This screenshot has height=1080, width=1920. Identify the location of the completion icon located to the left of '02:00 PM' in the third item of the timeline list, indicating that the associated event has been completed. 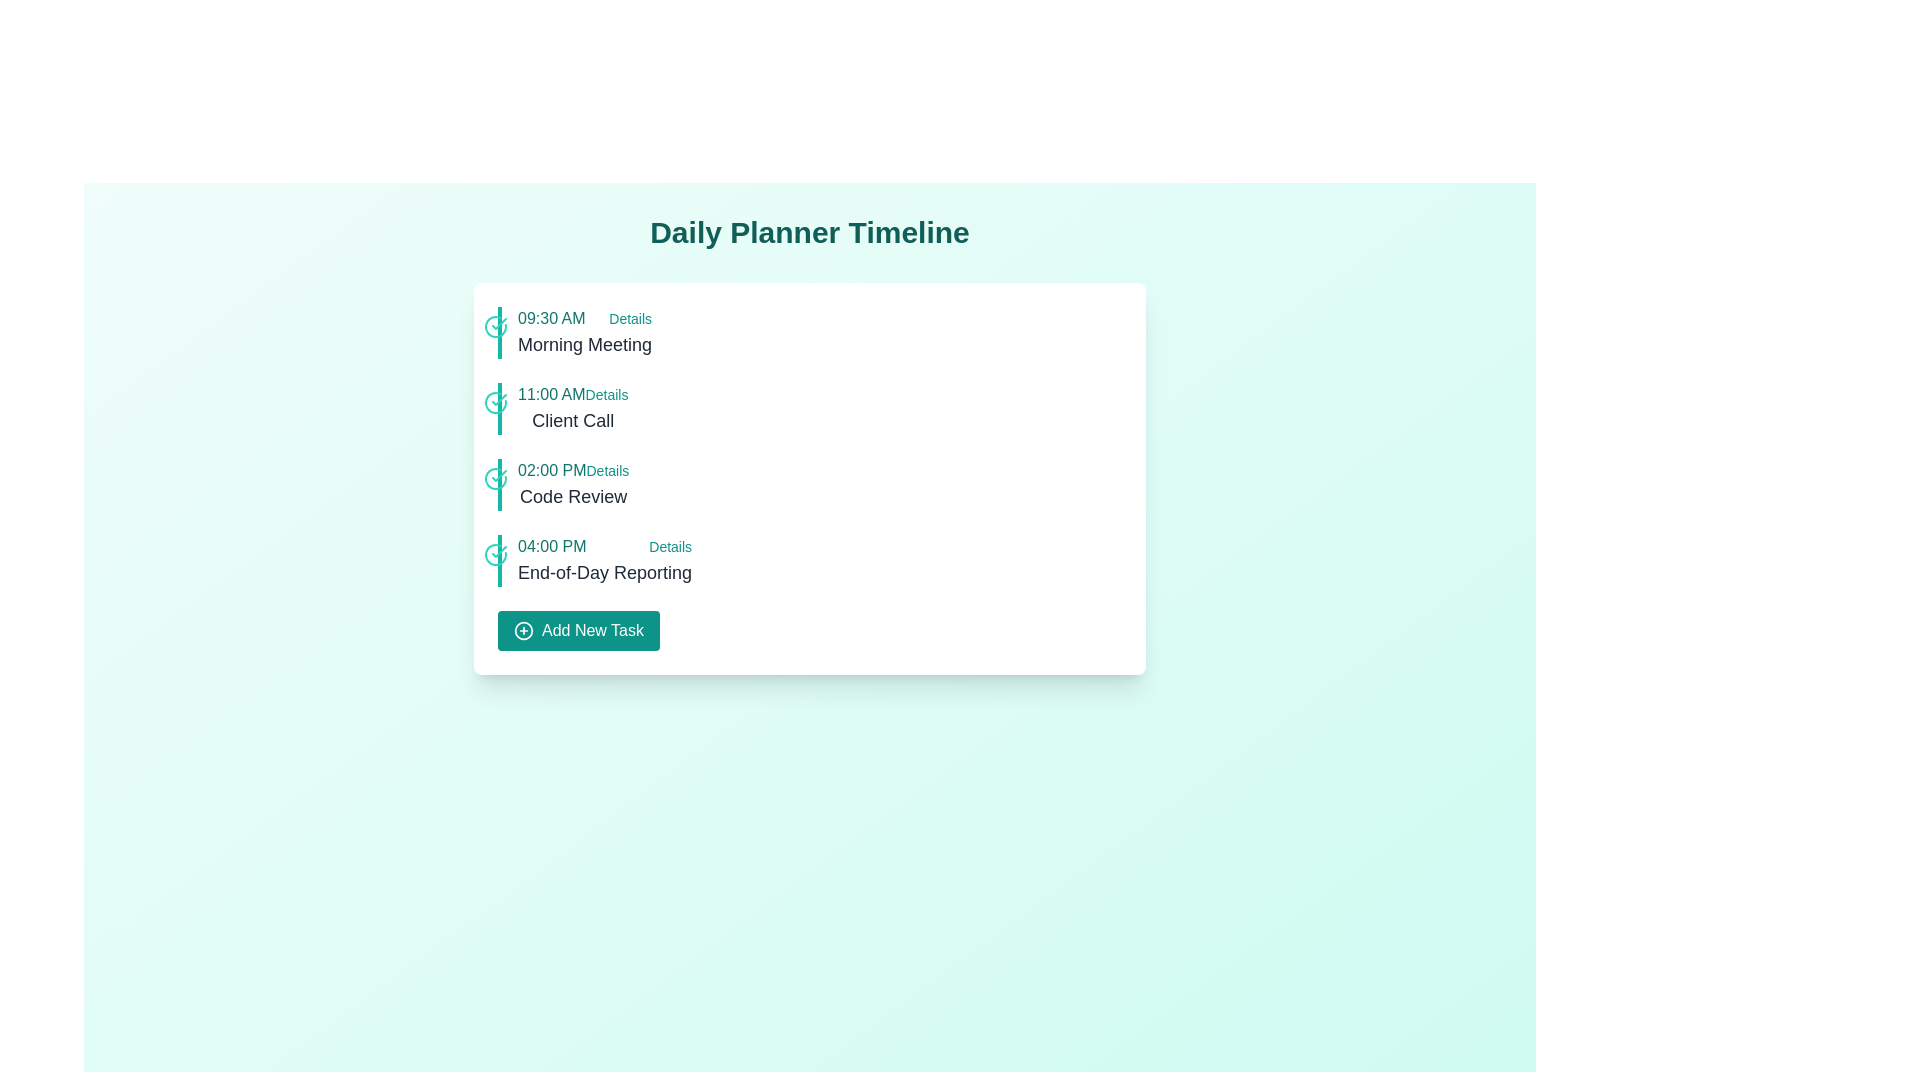
(495, 478).